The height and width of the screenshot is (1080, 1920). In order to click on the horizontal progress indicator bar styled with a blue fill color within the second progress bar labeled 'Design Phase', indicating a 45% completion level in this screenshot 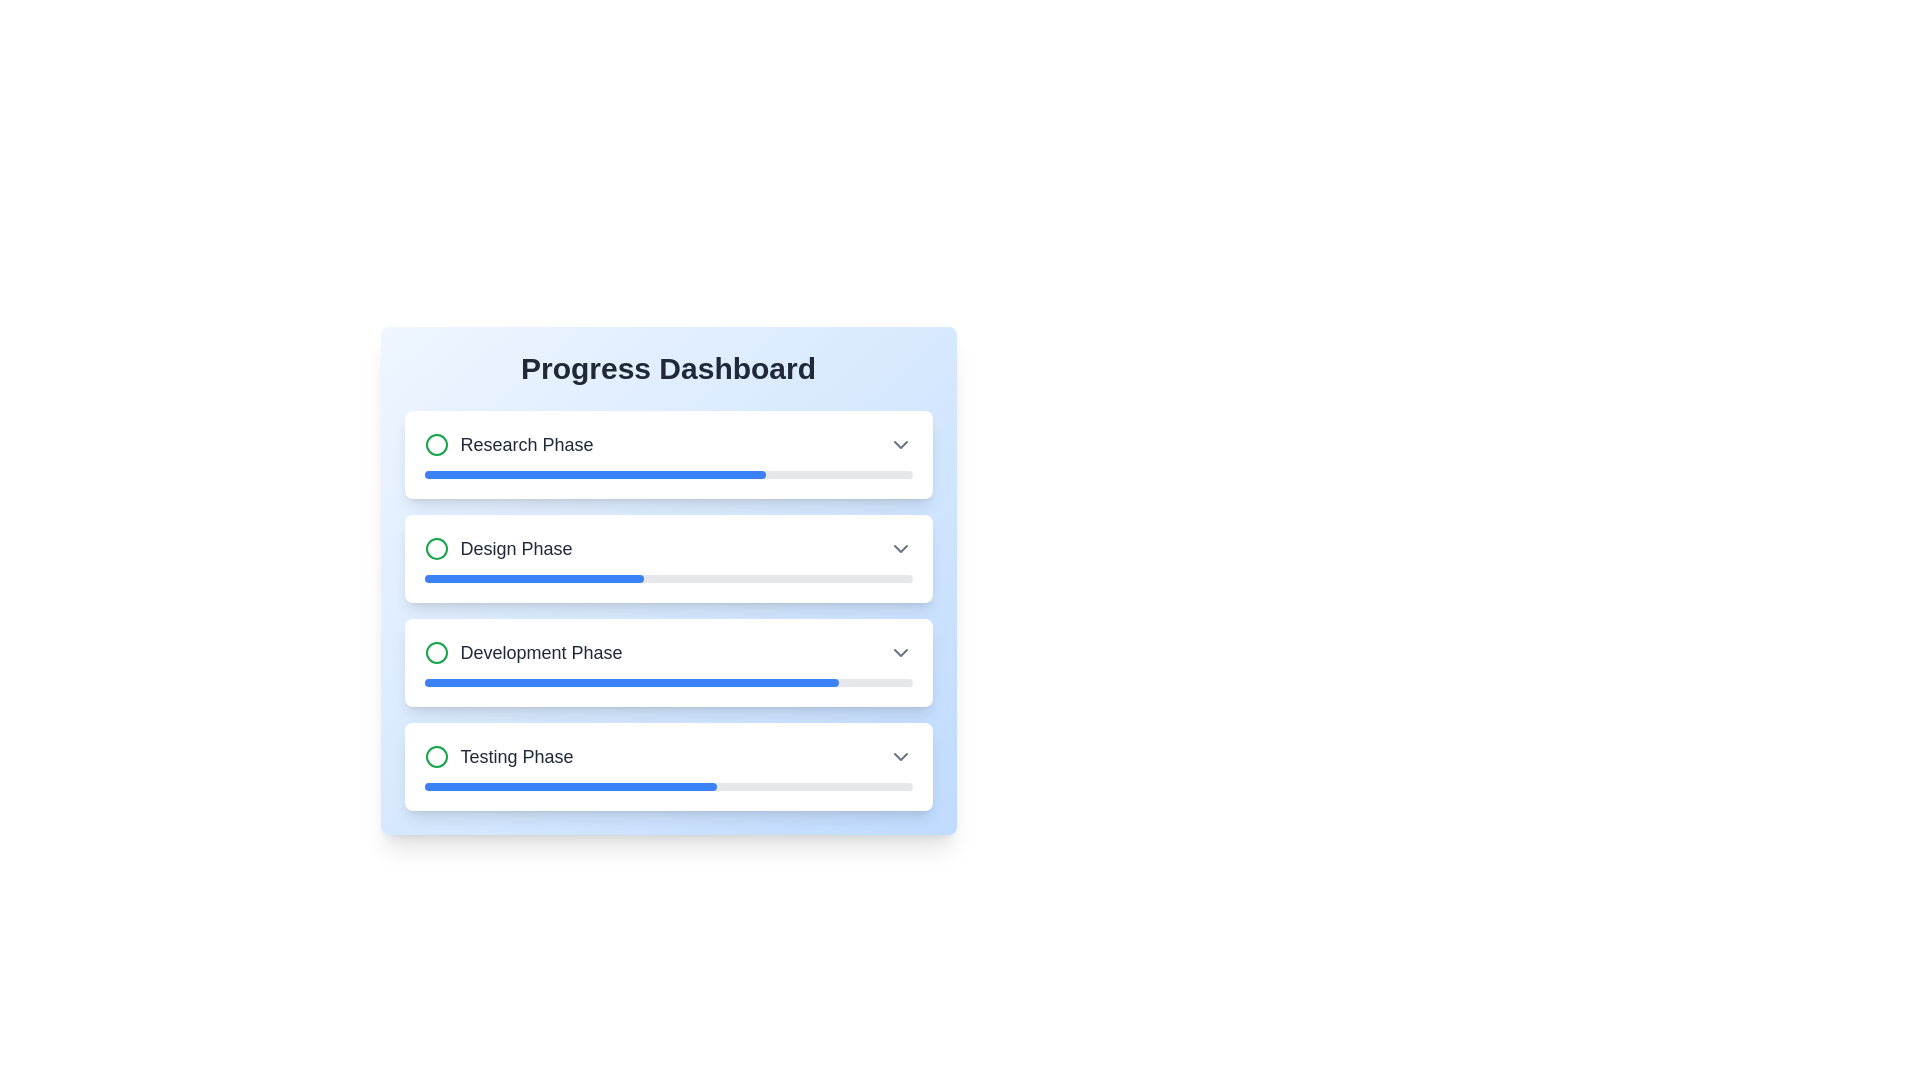, I will do `click(534, 578)`.